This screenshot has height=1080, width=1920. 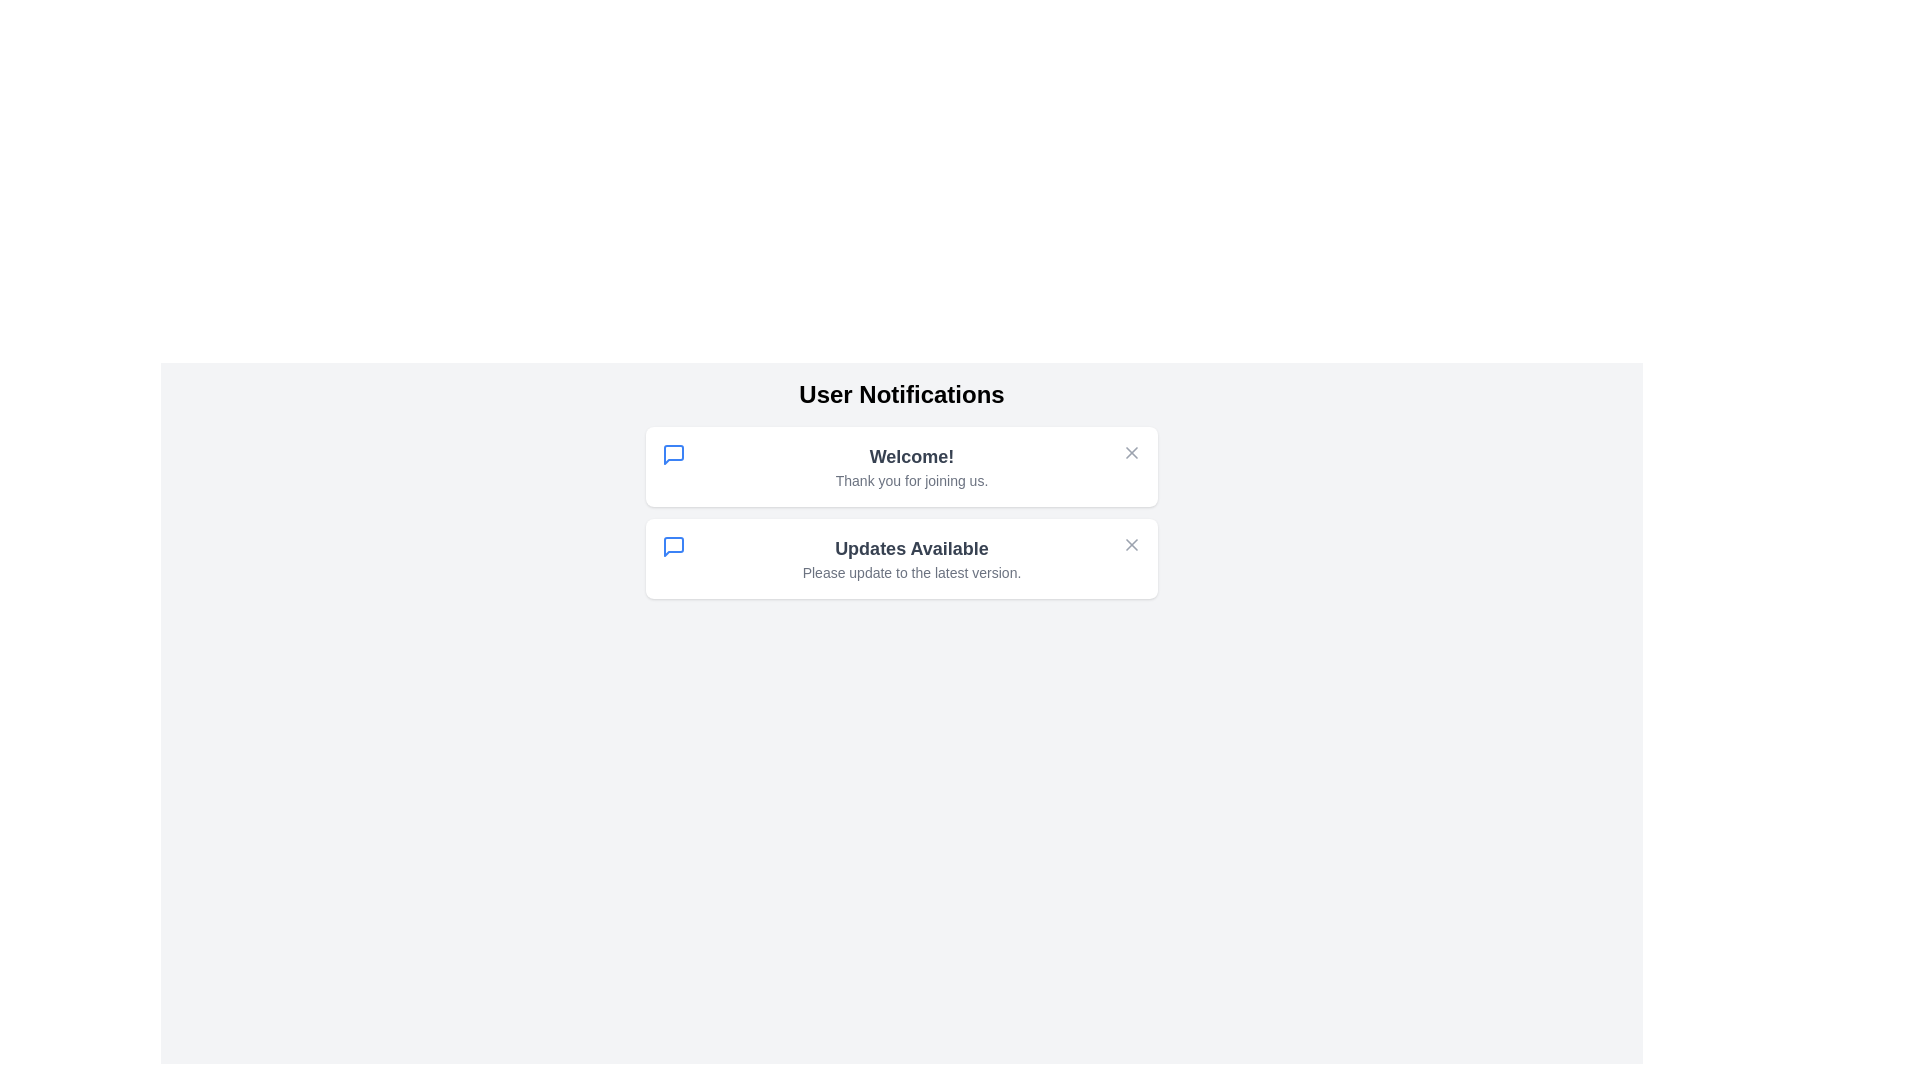 I want to click on the text block that displays 'Updates Available' in bold and 'Please update to the latest version.' in a smaller font, located in the second notification of the vertically stacked list, so click(x=911, y=559).